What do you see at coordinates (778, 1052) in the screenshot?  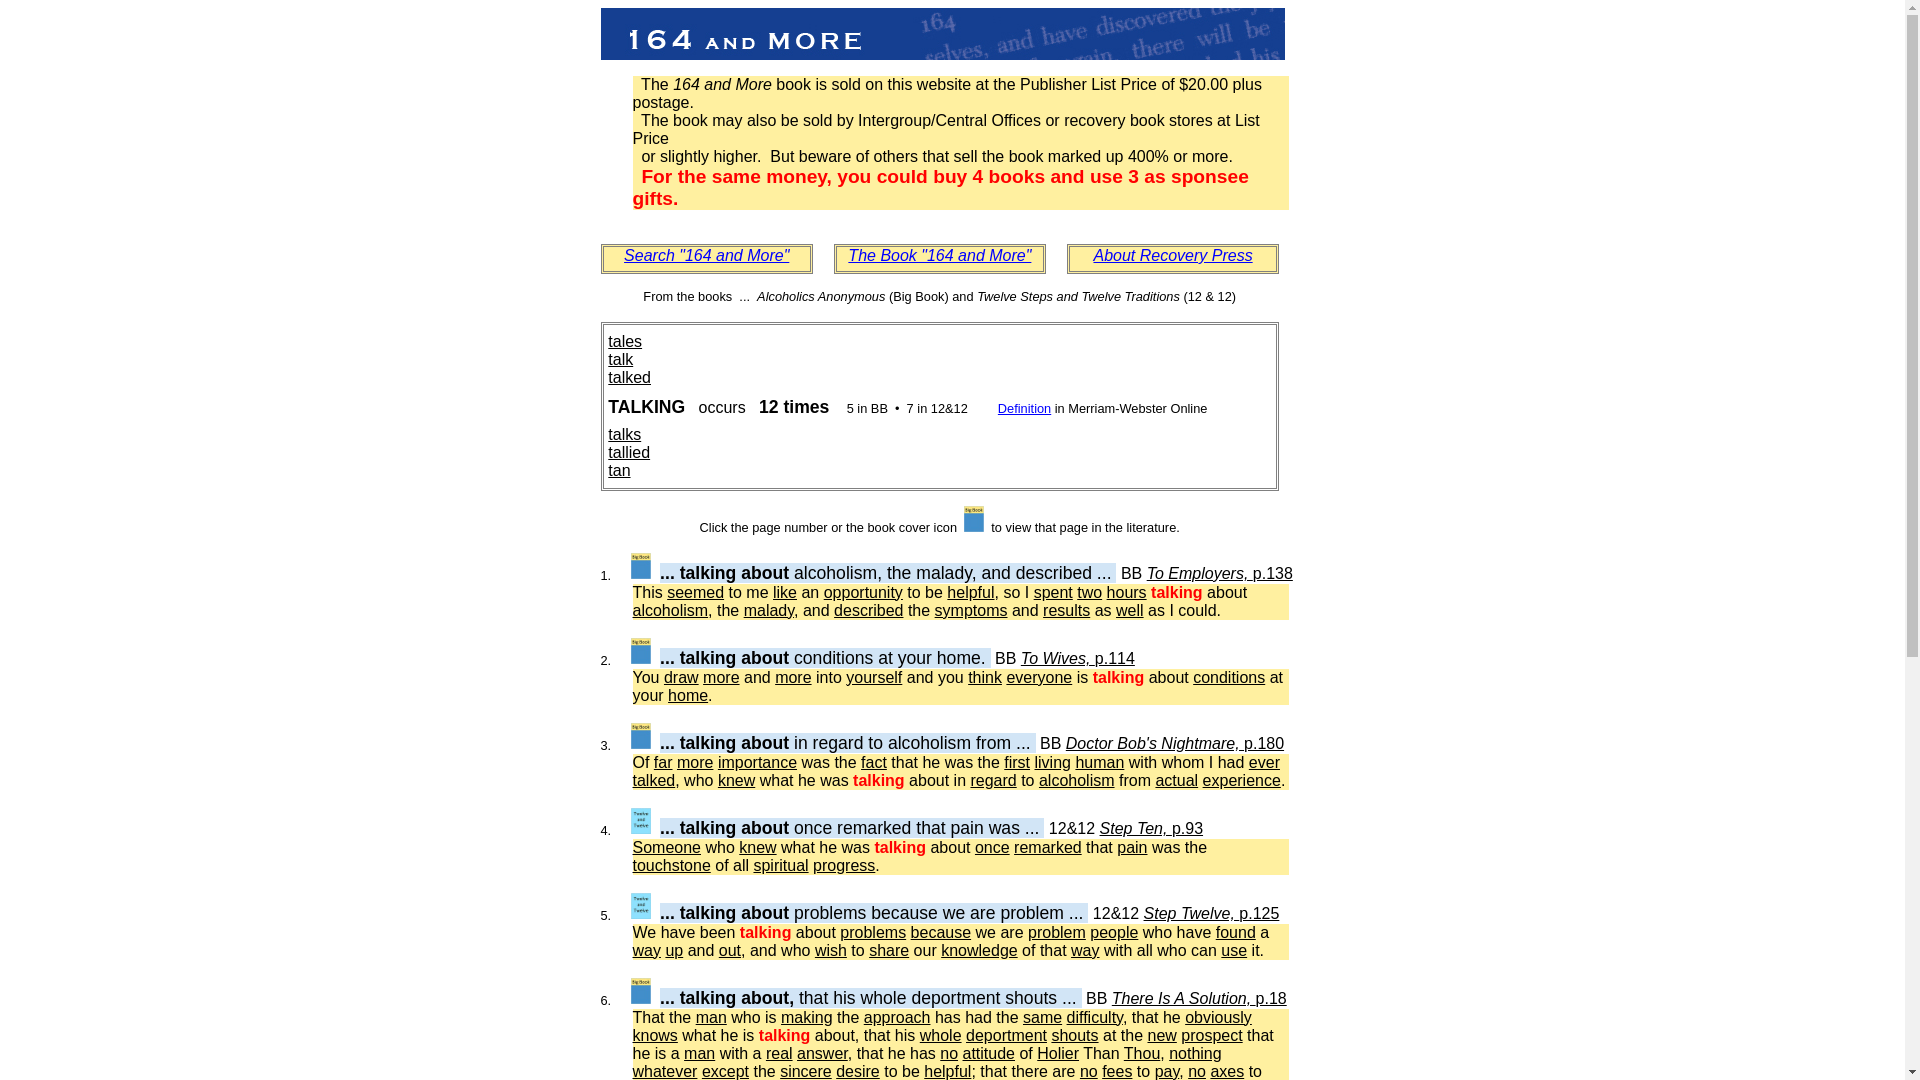 I see `'real'` at bounding box center [778, 1052].